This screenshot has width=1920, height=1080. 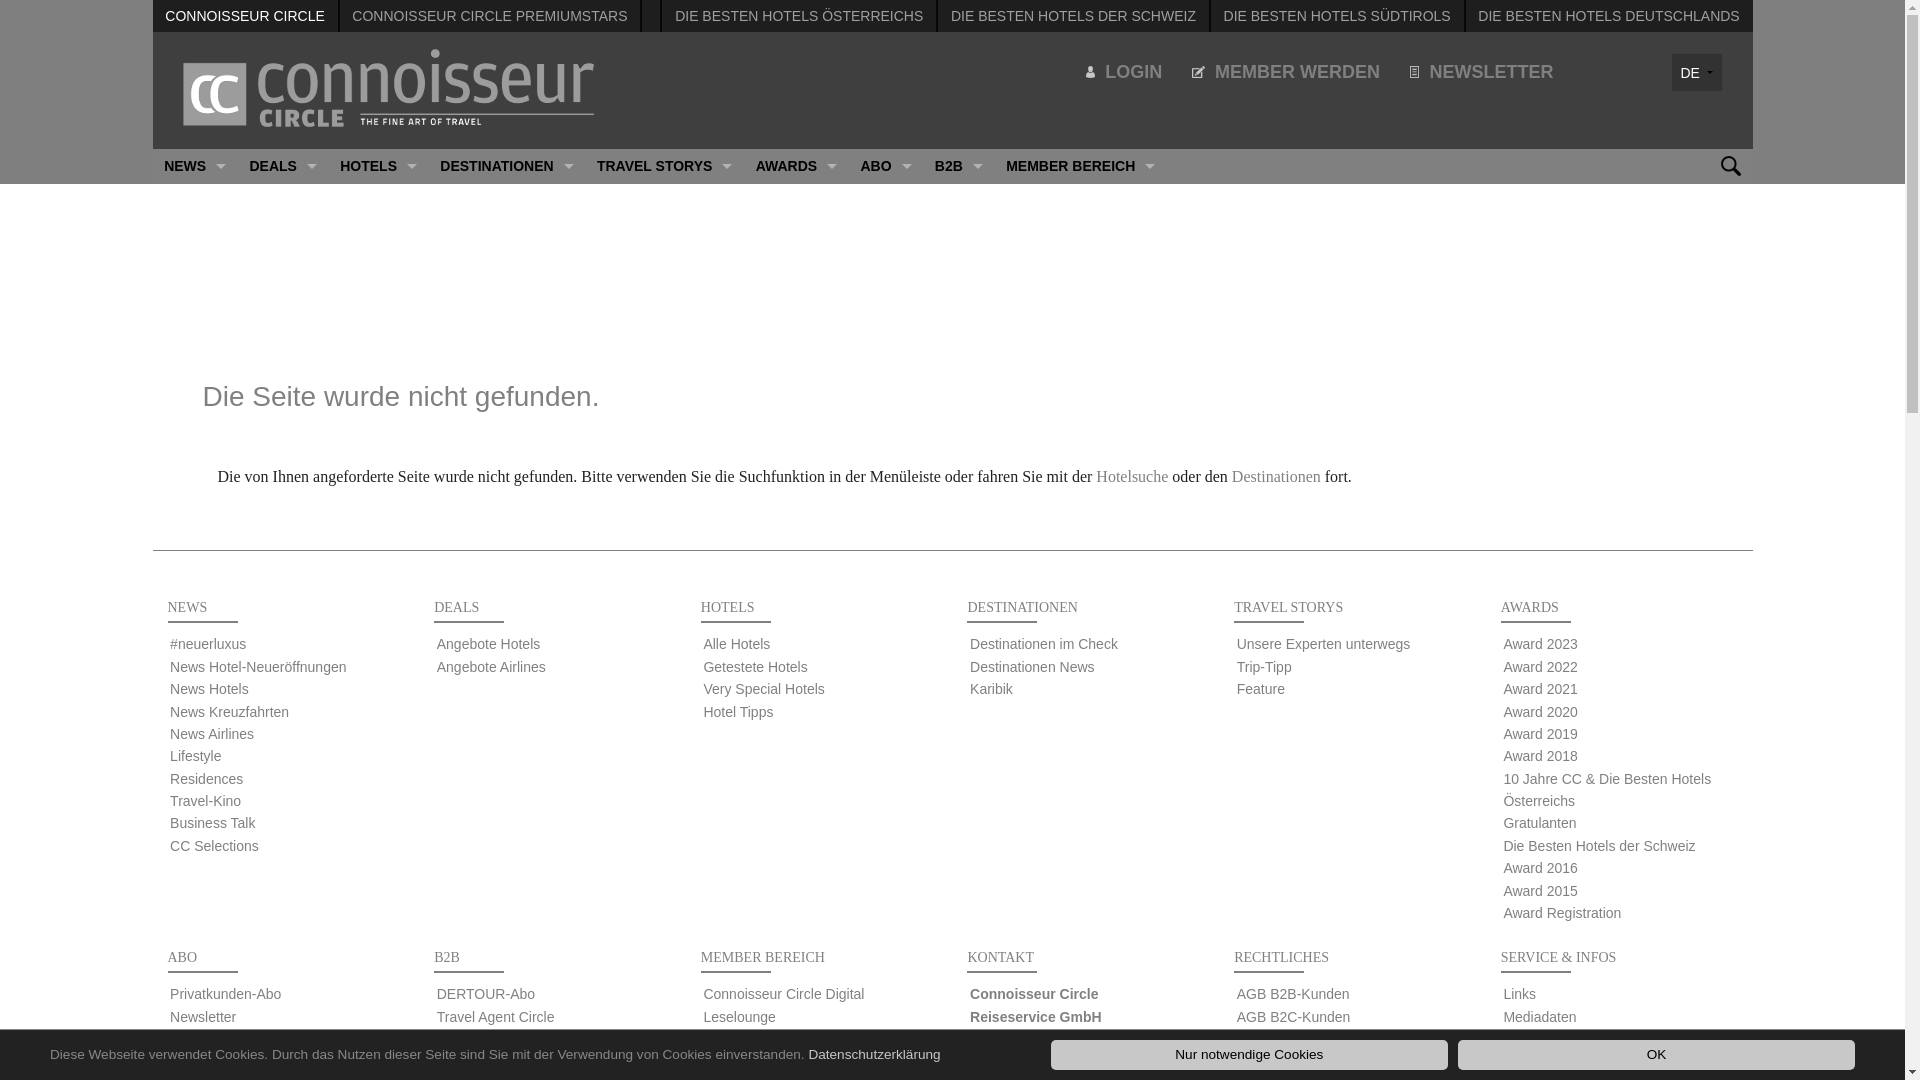 What do you see at coordinates (702, 644) in the screenshot?
I see `'Alle Hotels'` at bounding box center [702, 644].